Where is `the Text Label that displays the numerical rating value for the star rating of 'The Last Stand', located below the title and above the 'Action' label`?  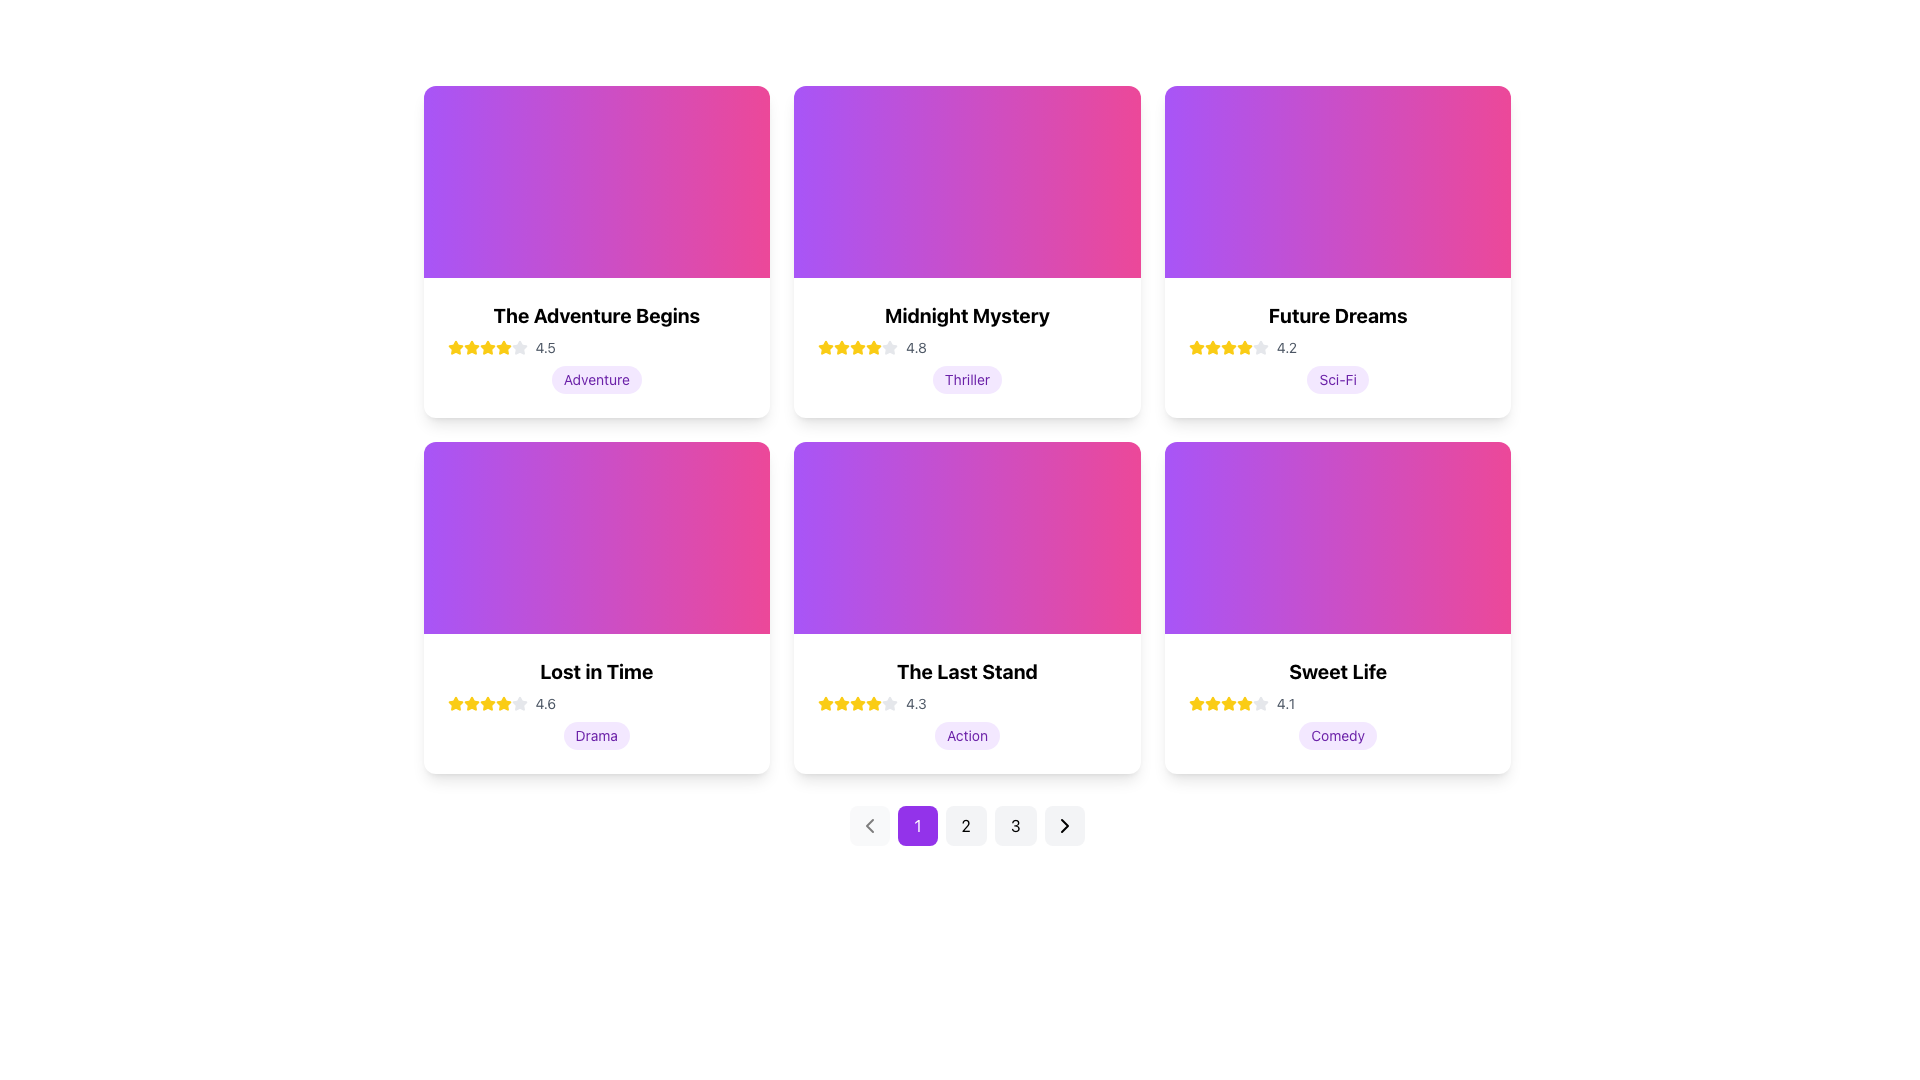
the Text Label that displays the numerical rating value for the star rating of 'The Last Stand', located below the title and above the 'Action' label is located at coordinates (915, 703).